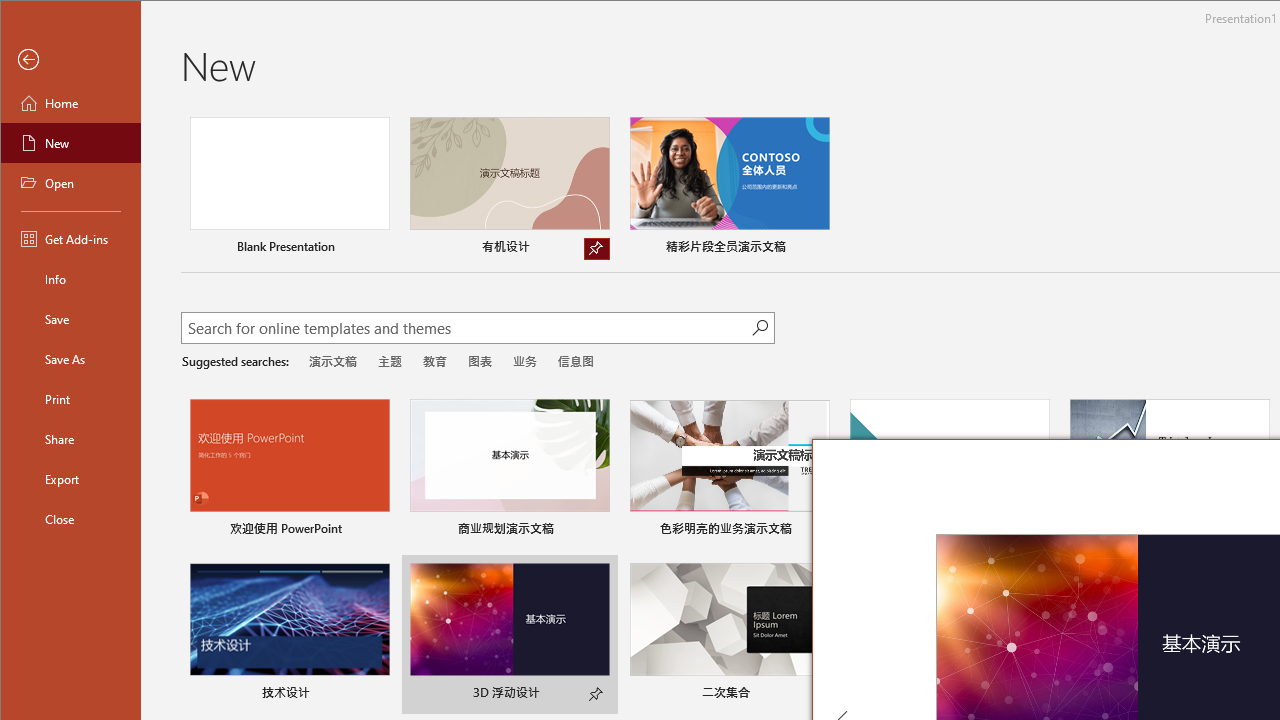 The image size is (1280, 720). Describe the element at coordinates (71, 141) in the screenshot. I see `'New'` at that location.